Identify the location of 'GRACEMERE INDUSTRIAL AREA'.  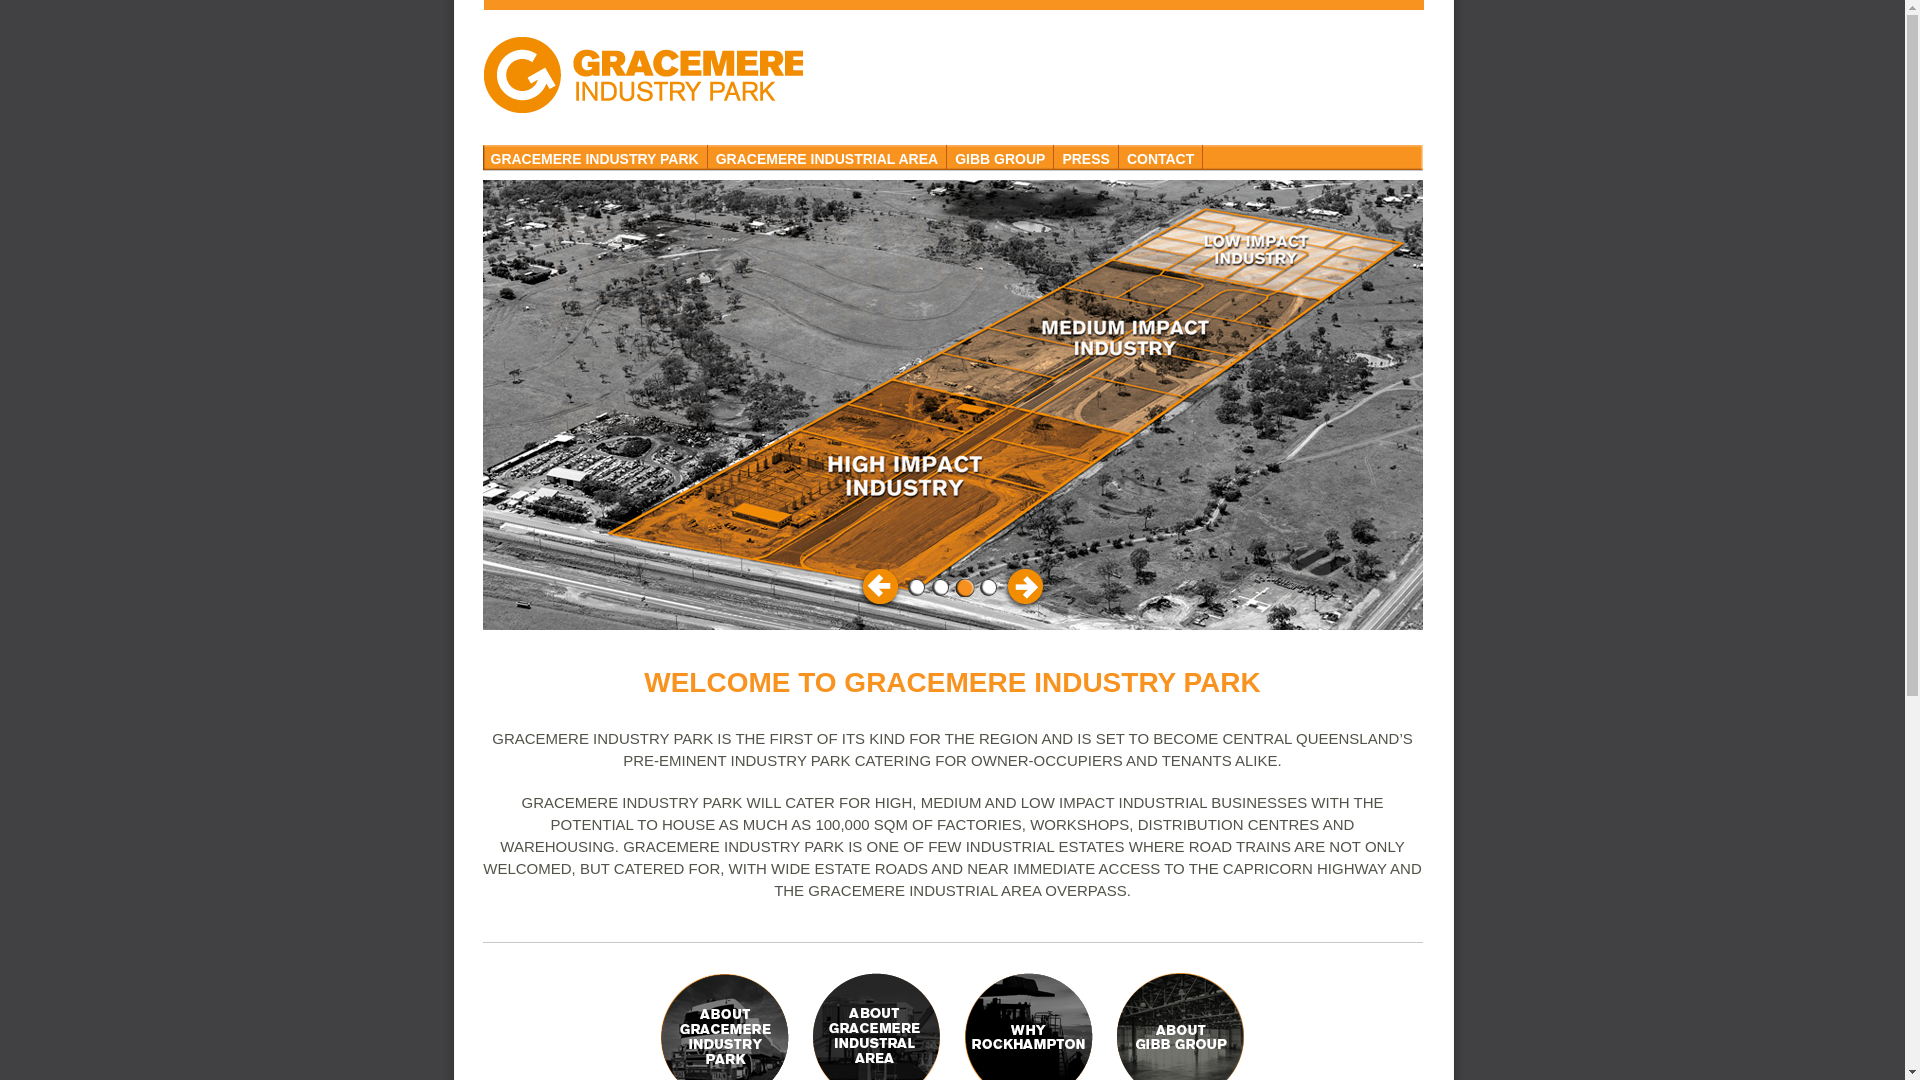
(827, 156).